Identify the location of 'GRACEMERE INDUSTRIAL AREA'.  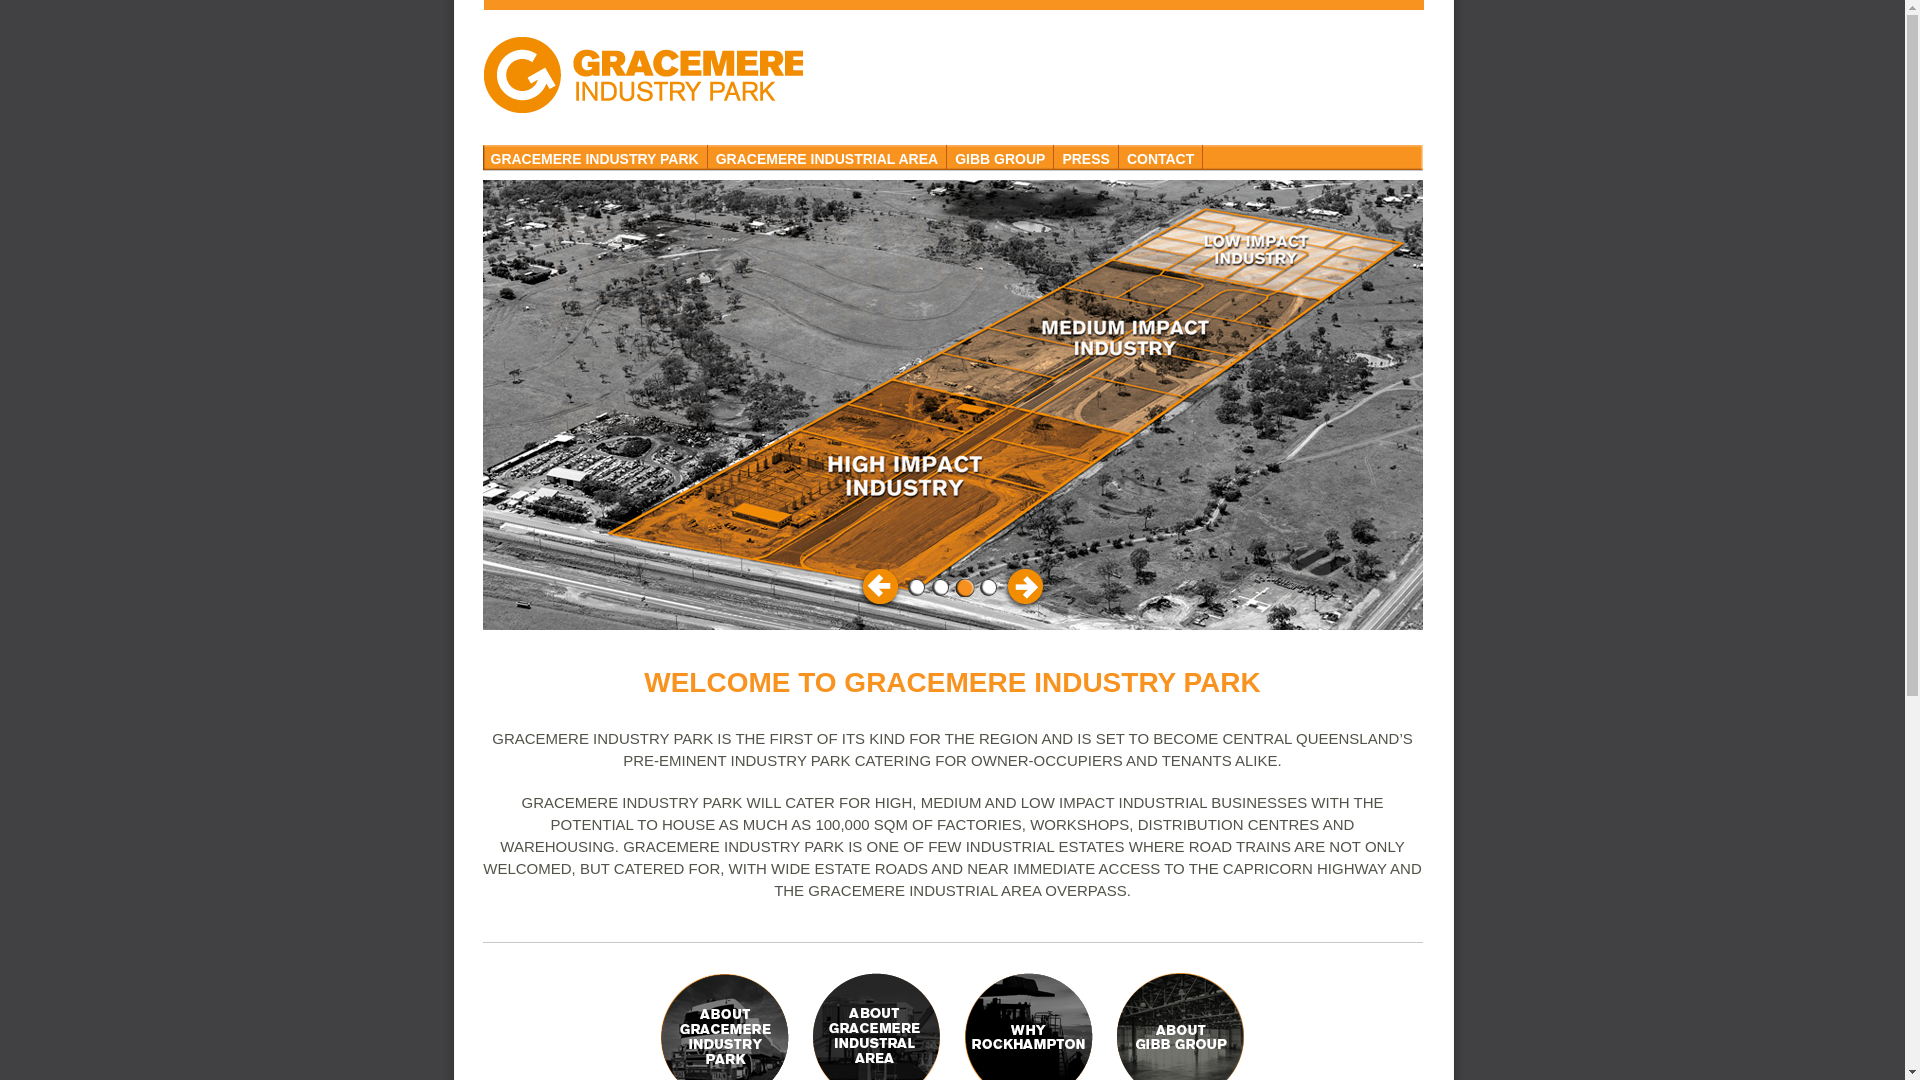
(827, 156).